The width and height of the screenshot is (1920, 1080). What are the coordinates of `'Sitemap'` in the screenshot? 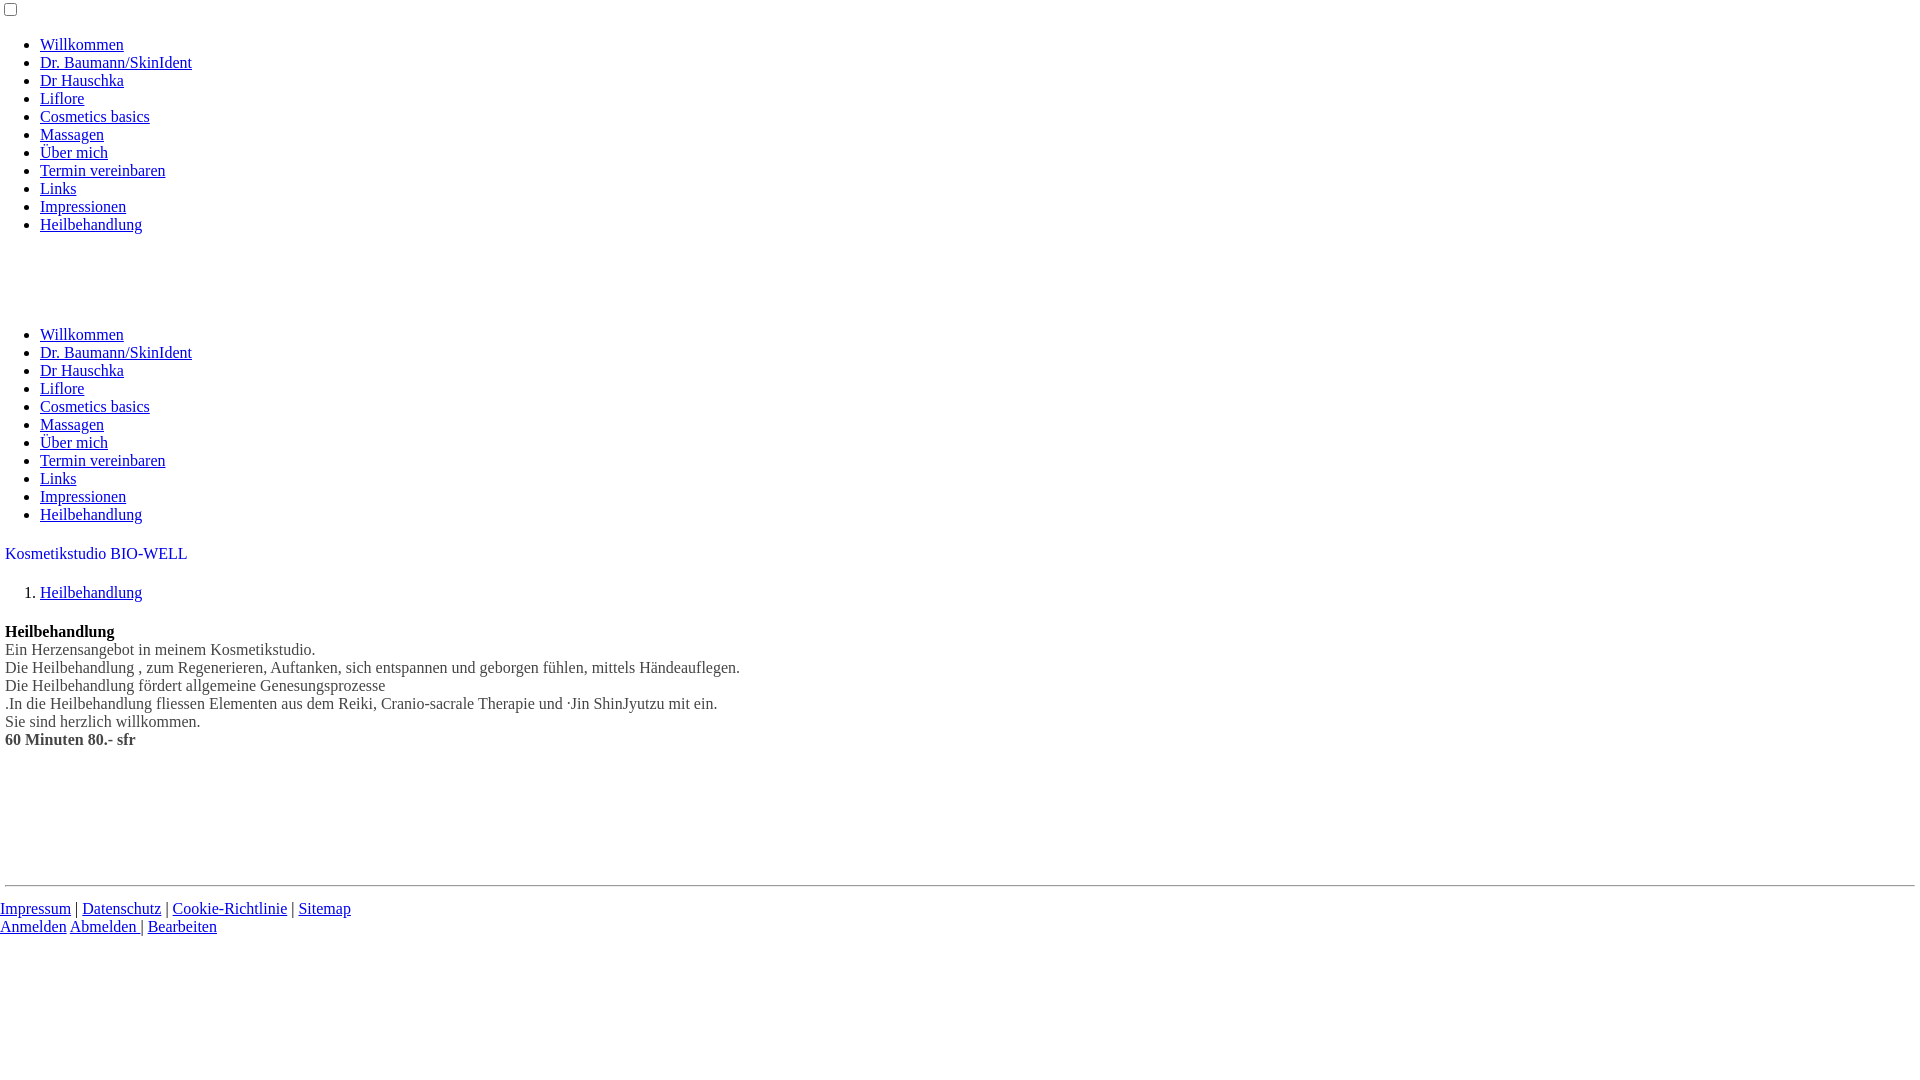 It's located at (324, 908).